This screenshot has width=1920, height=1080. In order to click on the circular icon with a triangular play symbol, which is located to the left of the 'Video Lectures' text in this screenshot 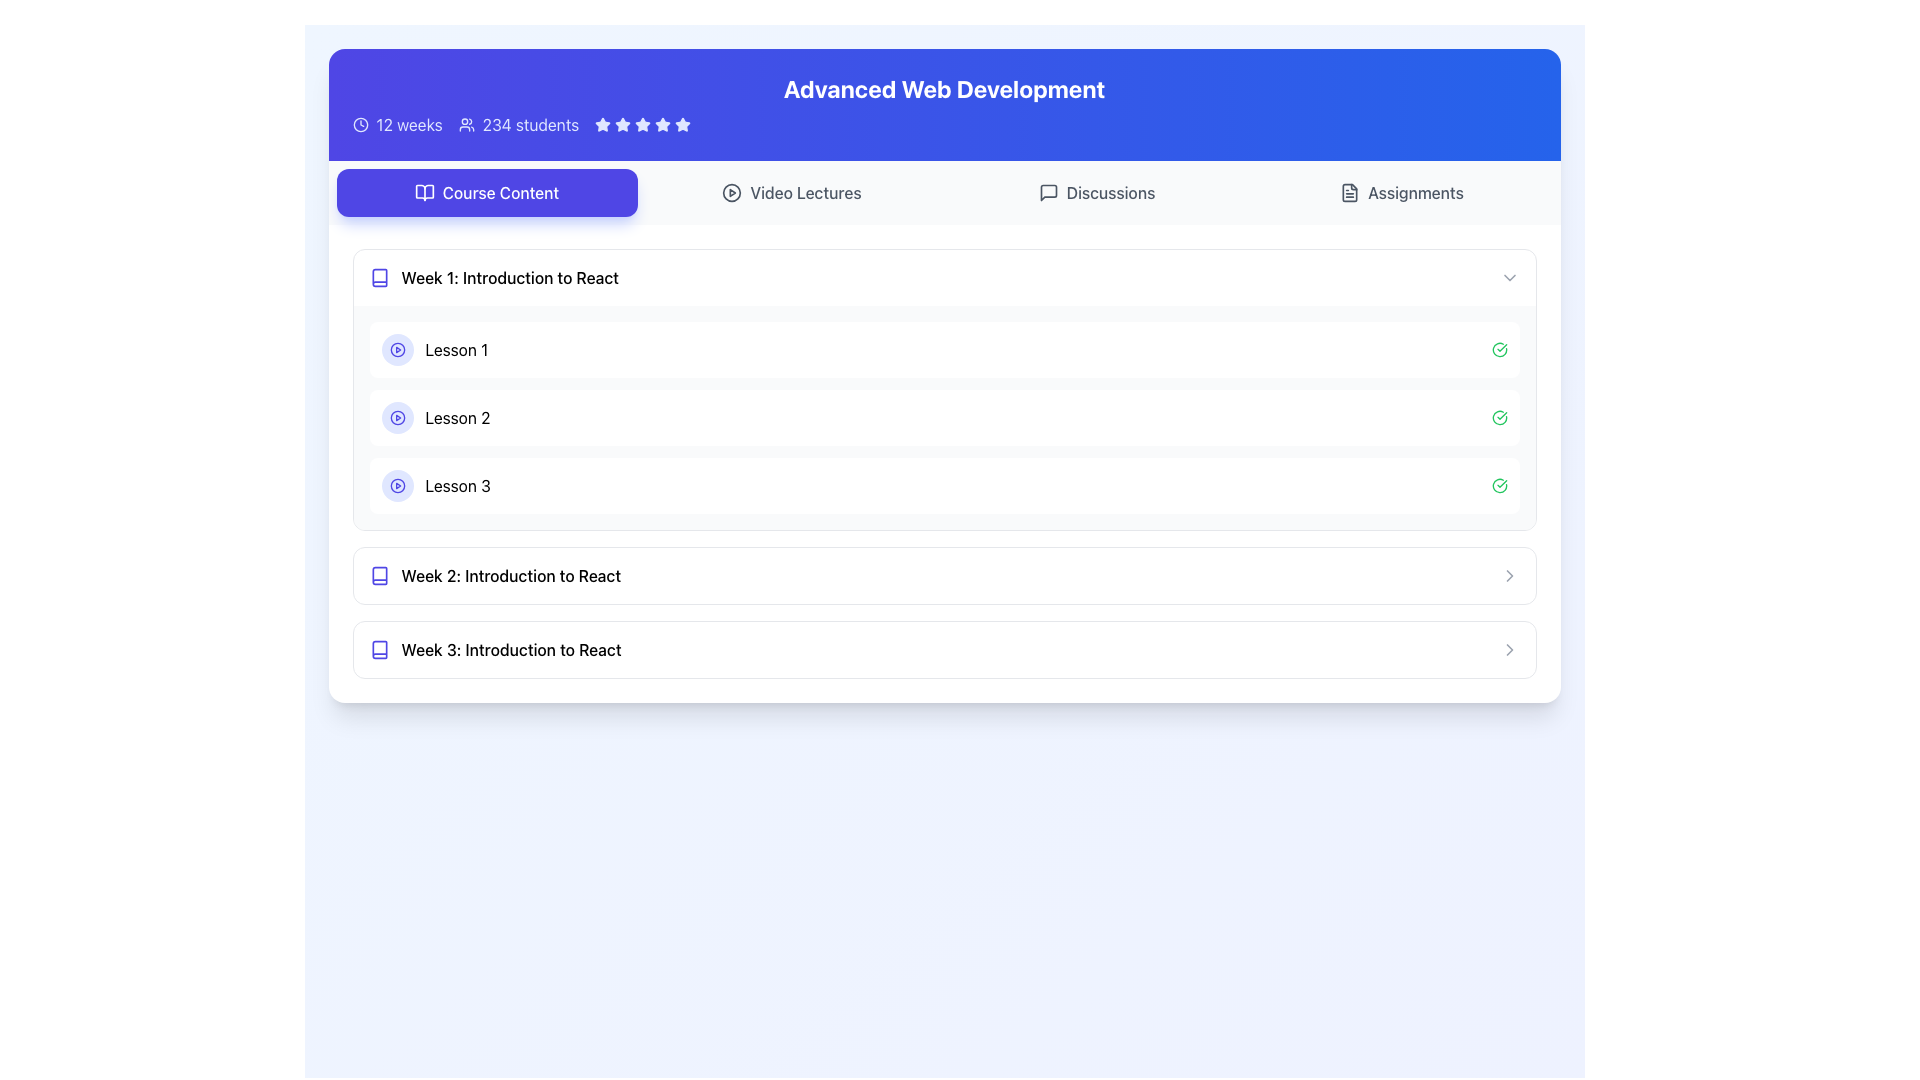, I will do `click(731, 192)`.